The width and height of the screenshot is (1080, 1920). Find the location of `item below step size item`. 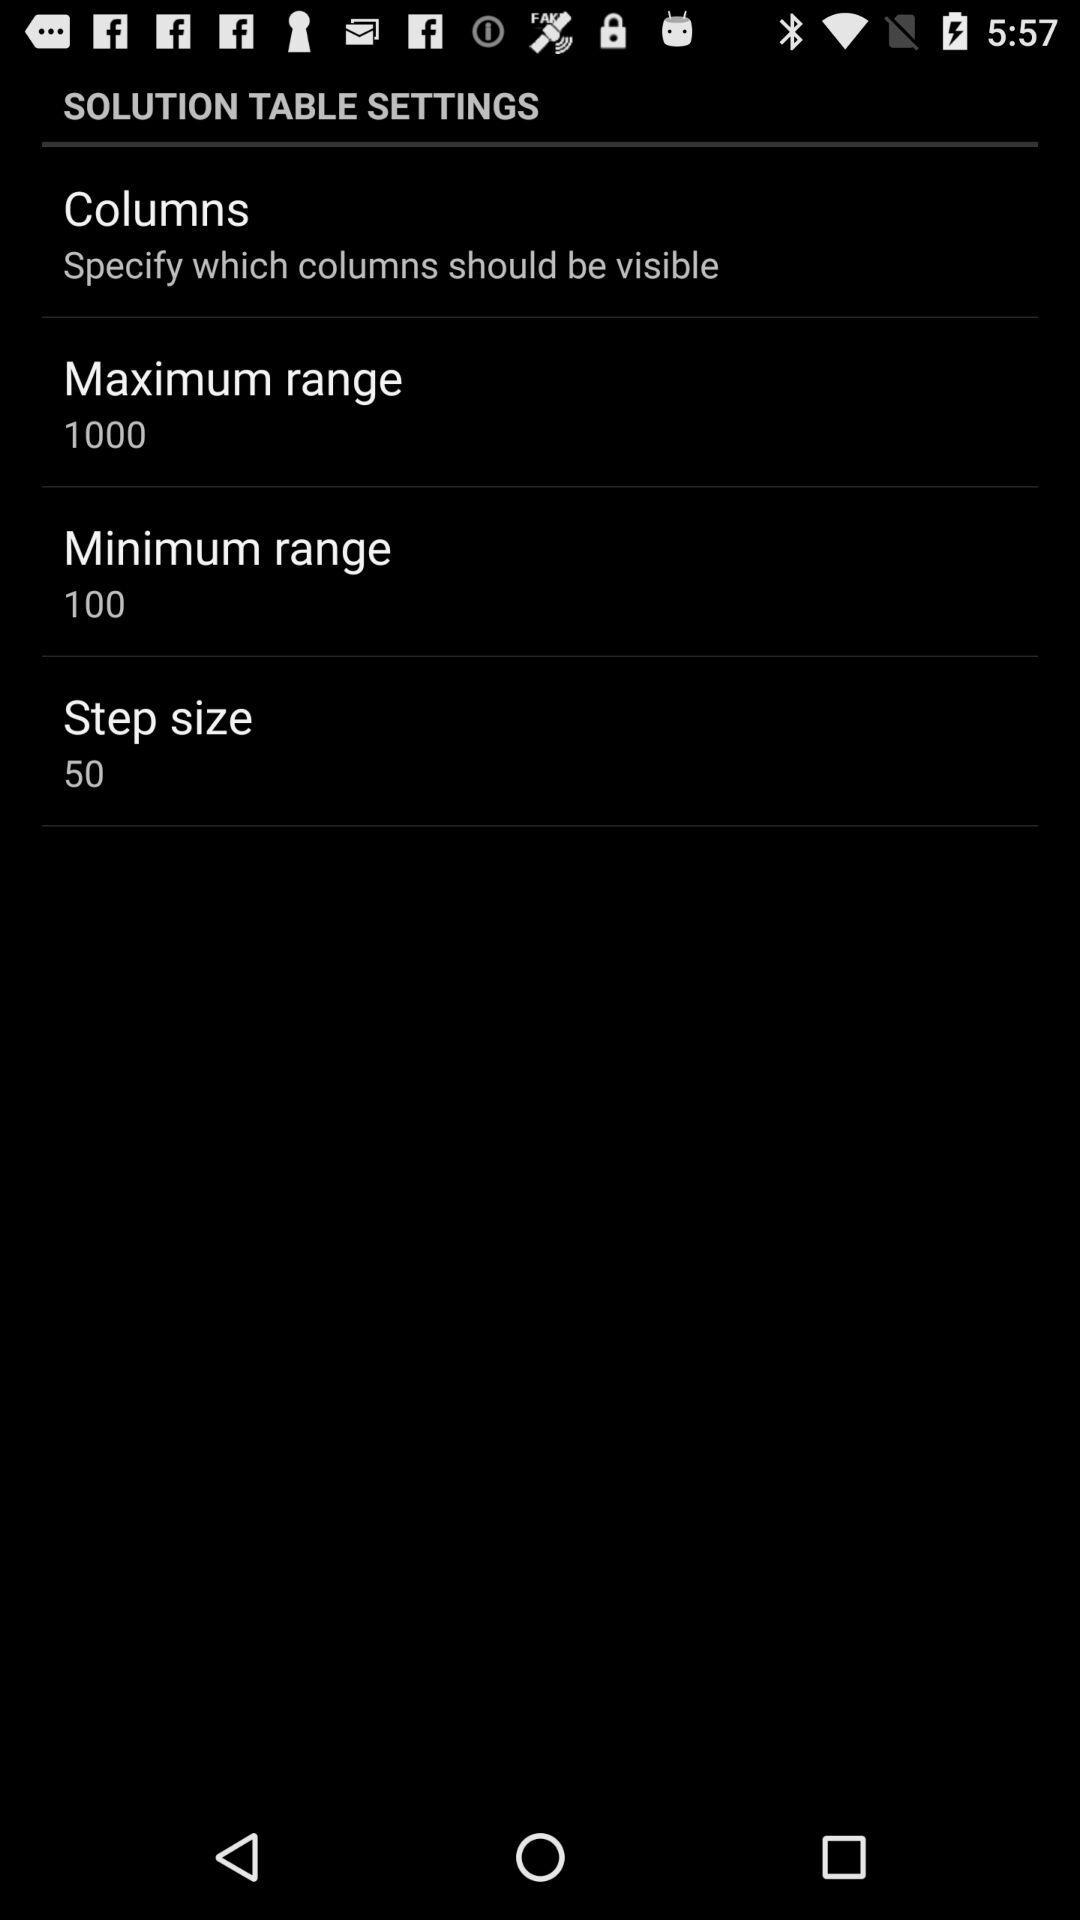

item below step size item is located at coordinates (83, 771).